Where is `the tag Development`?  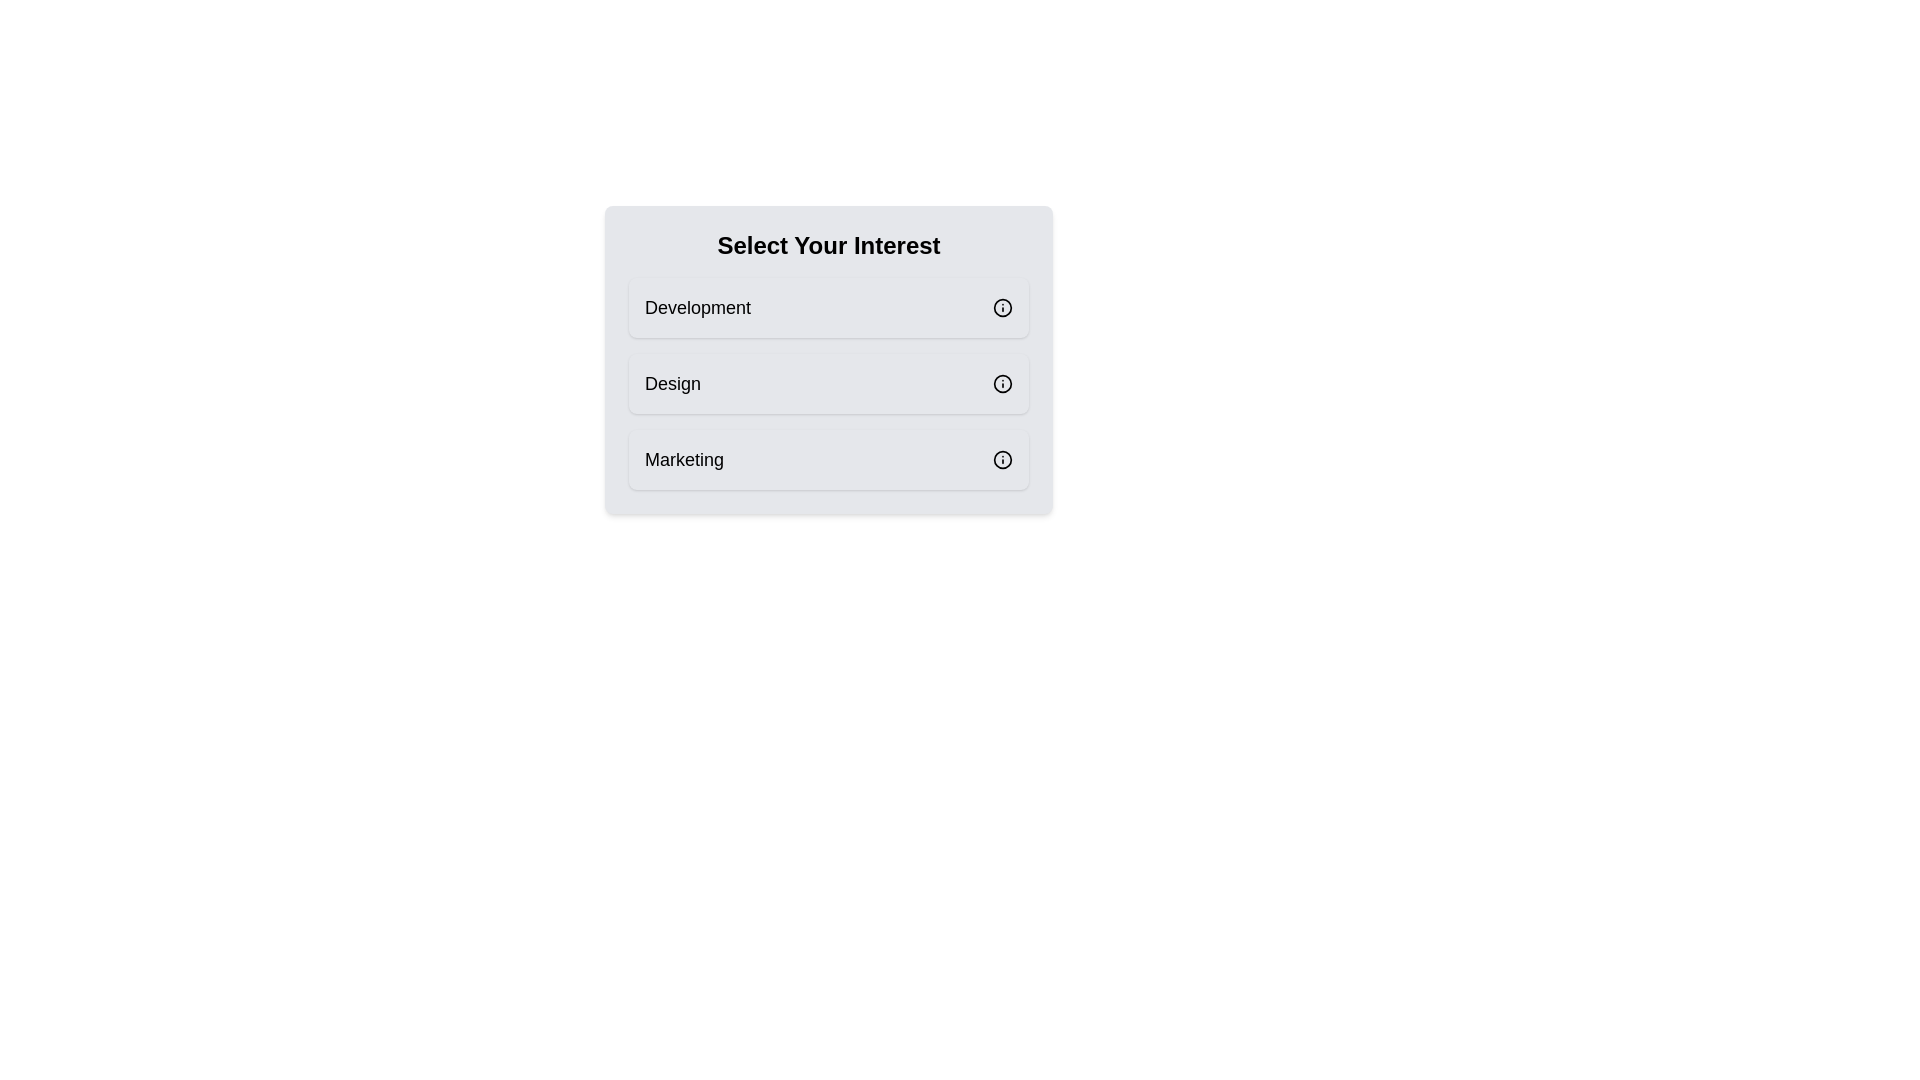
the tag Development is located at coordinates (829, 308).